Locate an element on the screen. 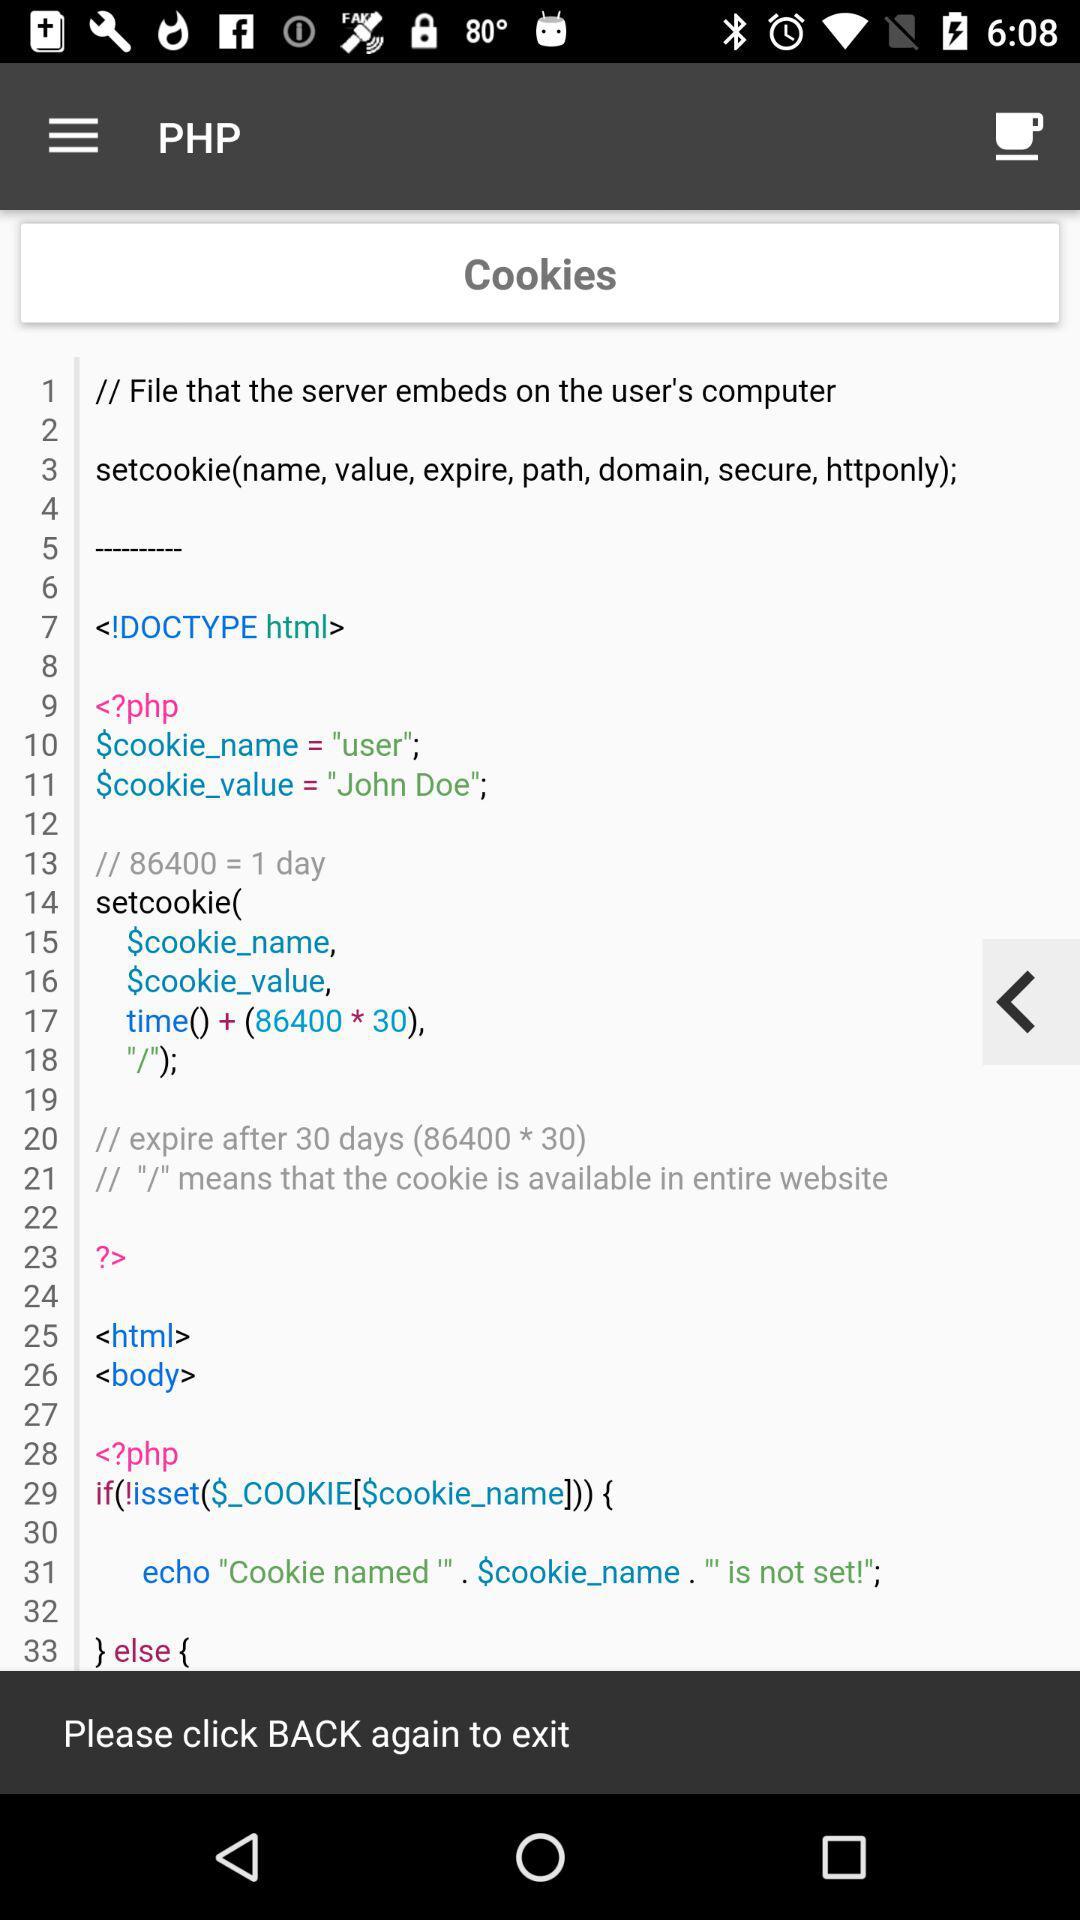 Image resolution: width=1080 pixels, height=1920 pixels. go back is located at coordinates (1017, 1002).